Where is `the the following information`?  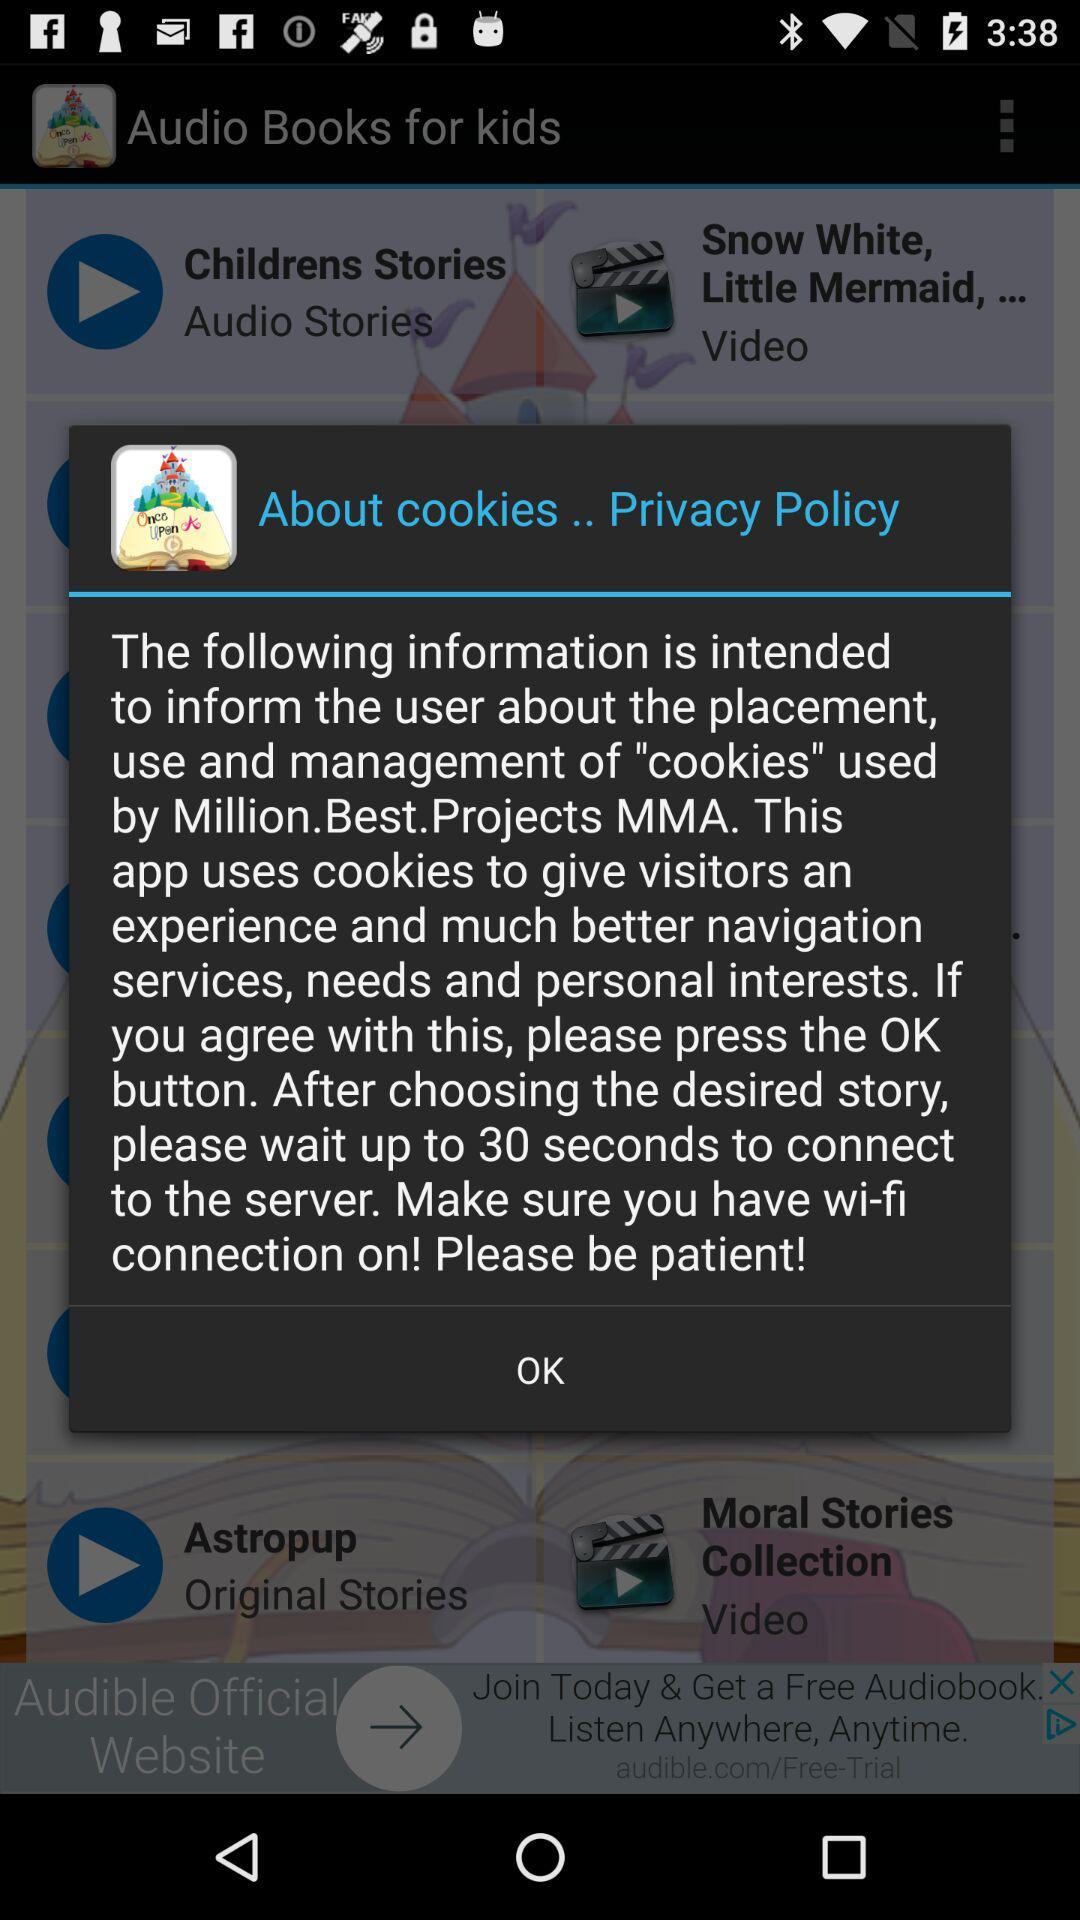 the the following information is located at coordinates (540, 949).